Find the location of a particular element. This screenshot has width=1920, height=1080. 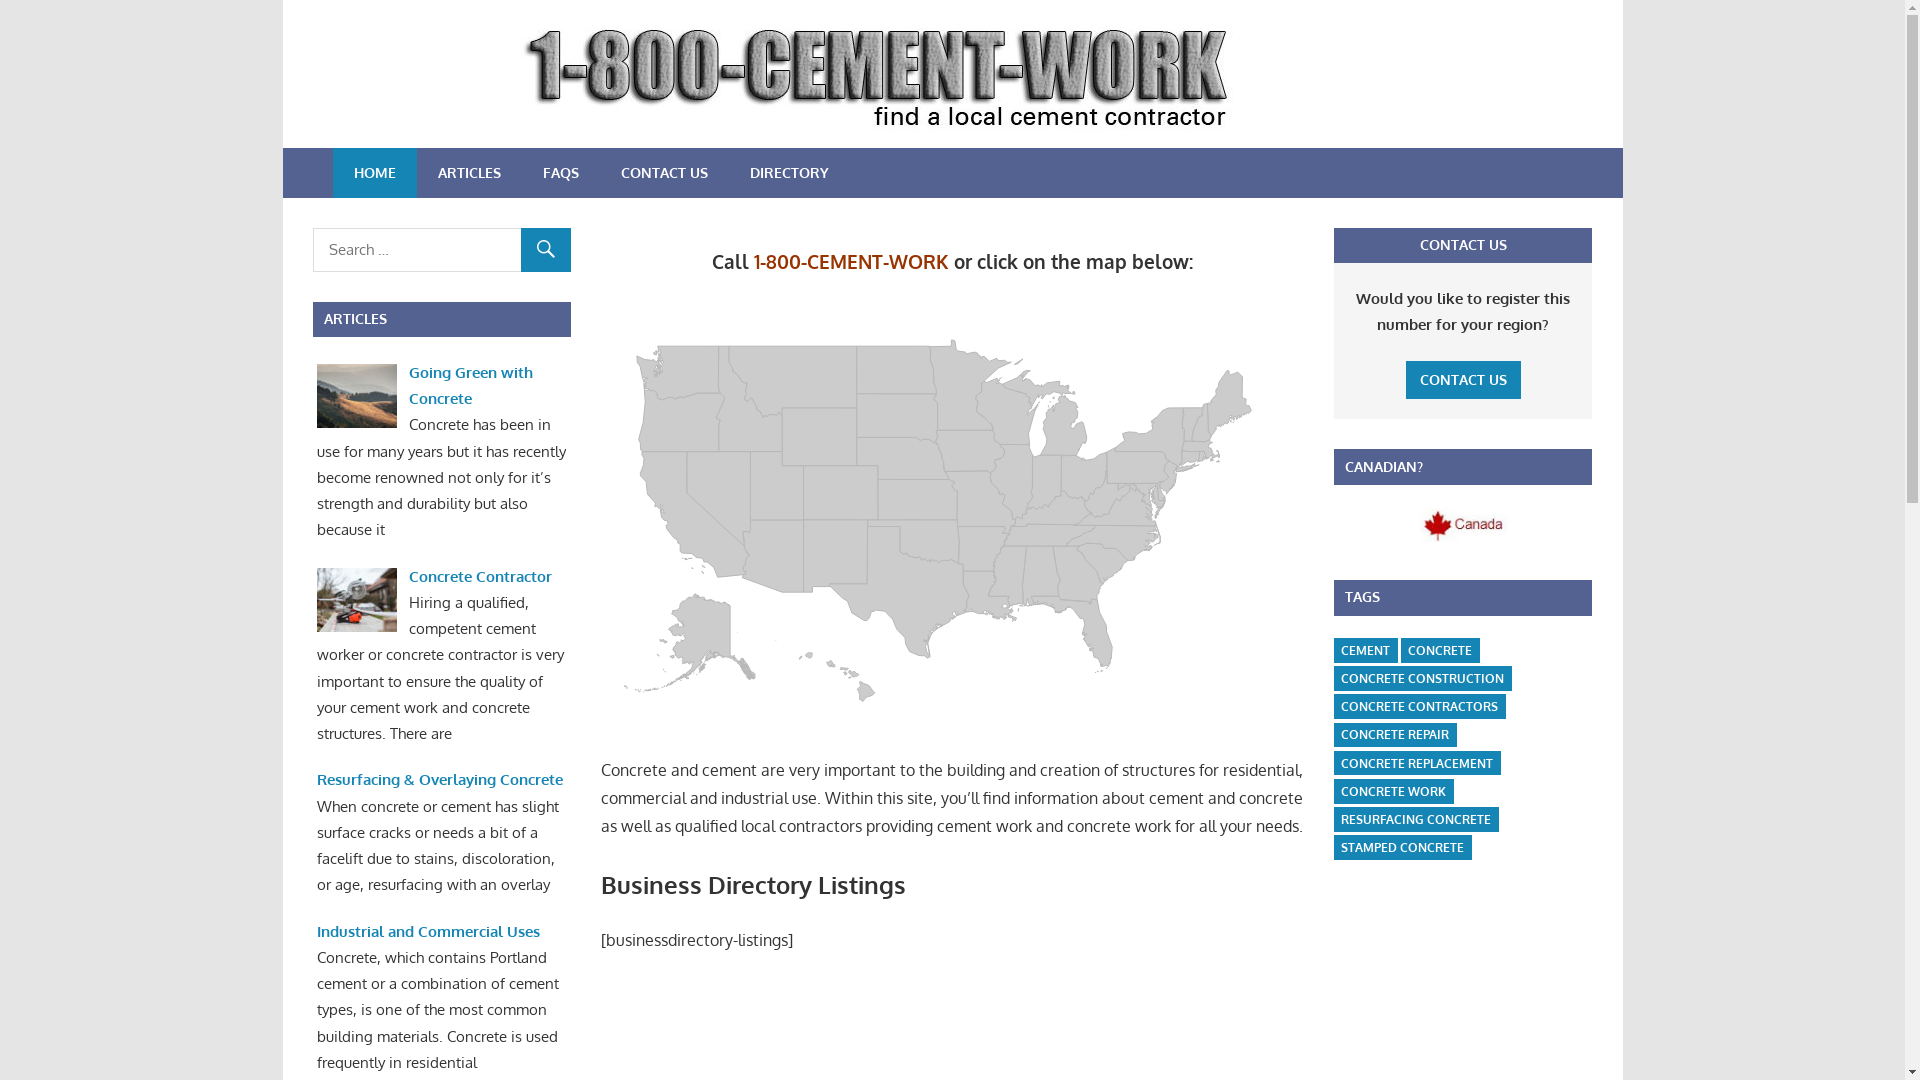

'CONCRETE WORK' is located at coordinates (1392, 790).